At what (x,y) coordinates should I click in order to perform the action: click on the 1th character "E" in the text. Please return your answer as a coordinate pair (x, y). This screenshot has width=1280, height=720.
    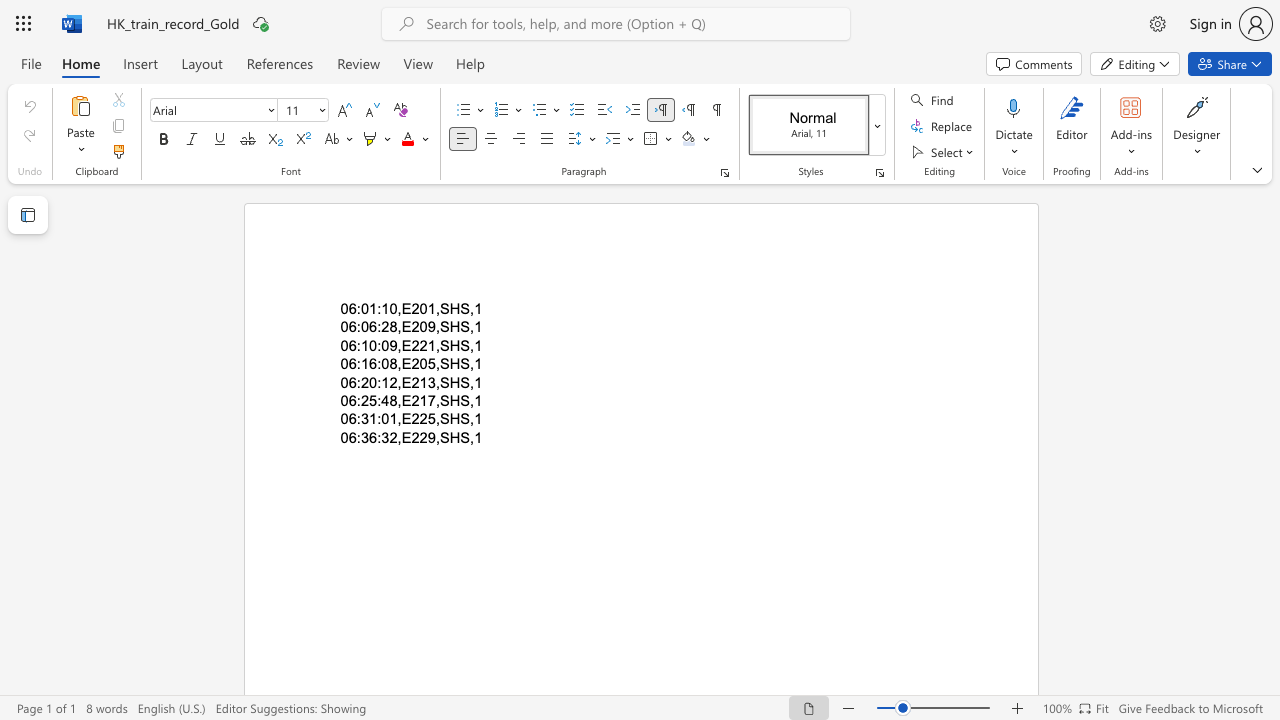
    Looking at the image, I should click on (405, 326).